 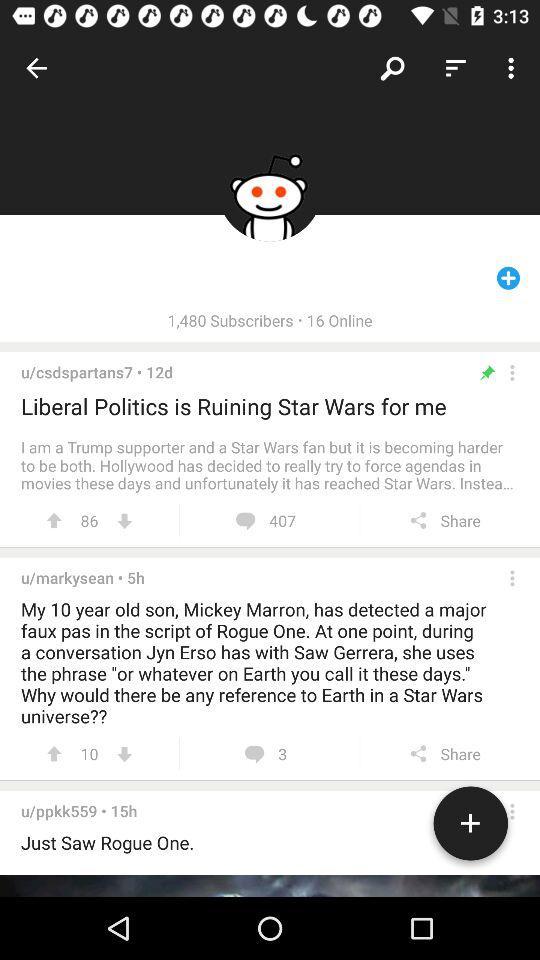 I want to click on menu, so click(x=512, y=578).